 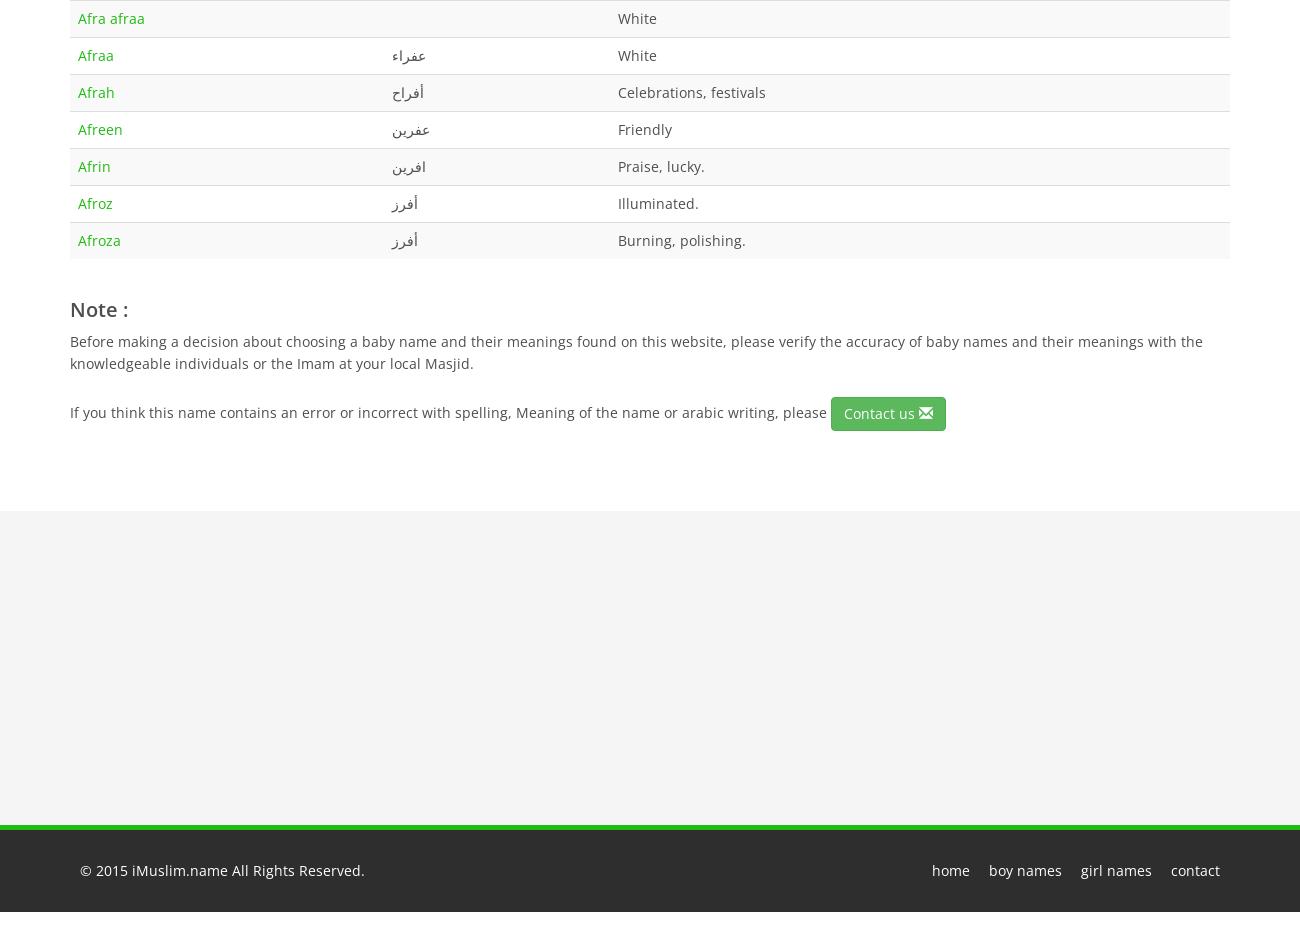 What do you see at coordinates (100, 128) in the screenshot?
I see `'Afreen'` at bounding box center [100, 128].